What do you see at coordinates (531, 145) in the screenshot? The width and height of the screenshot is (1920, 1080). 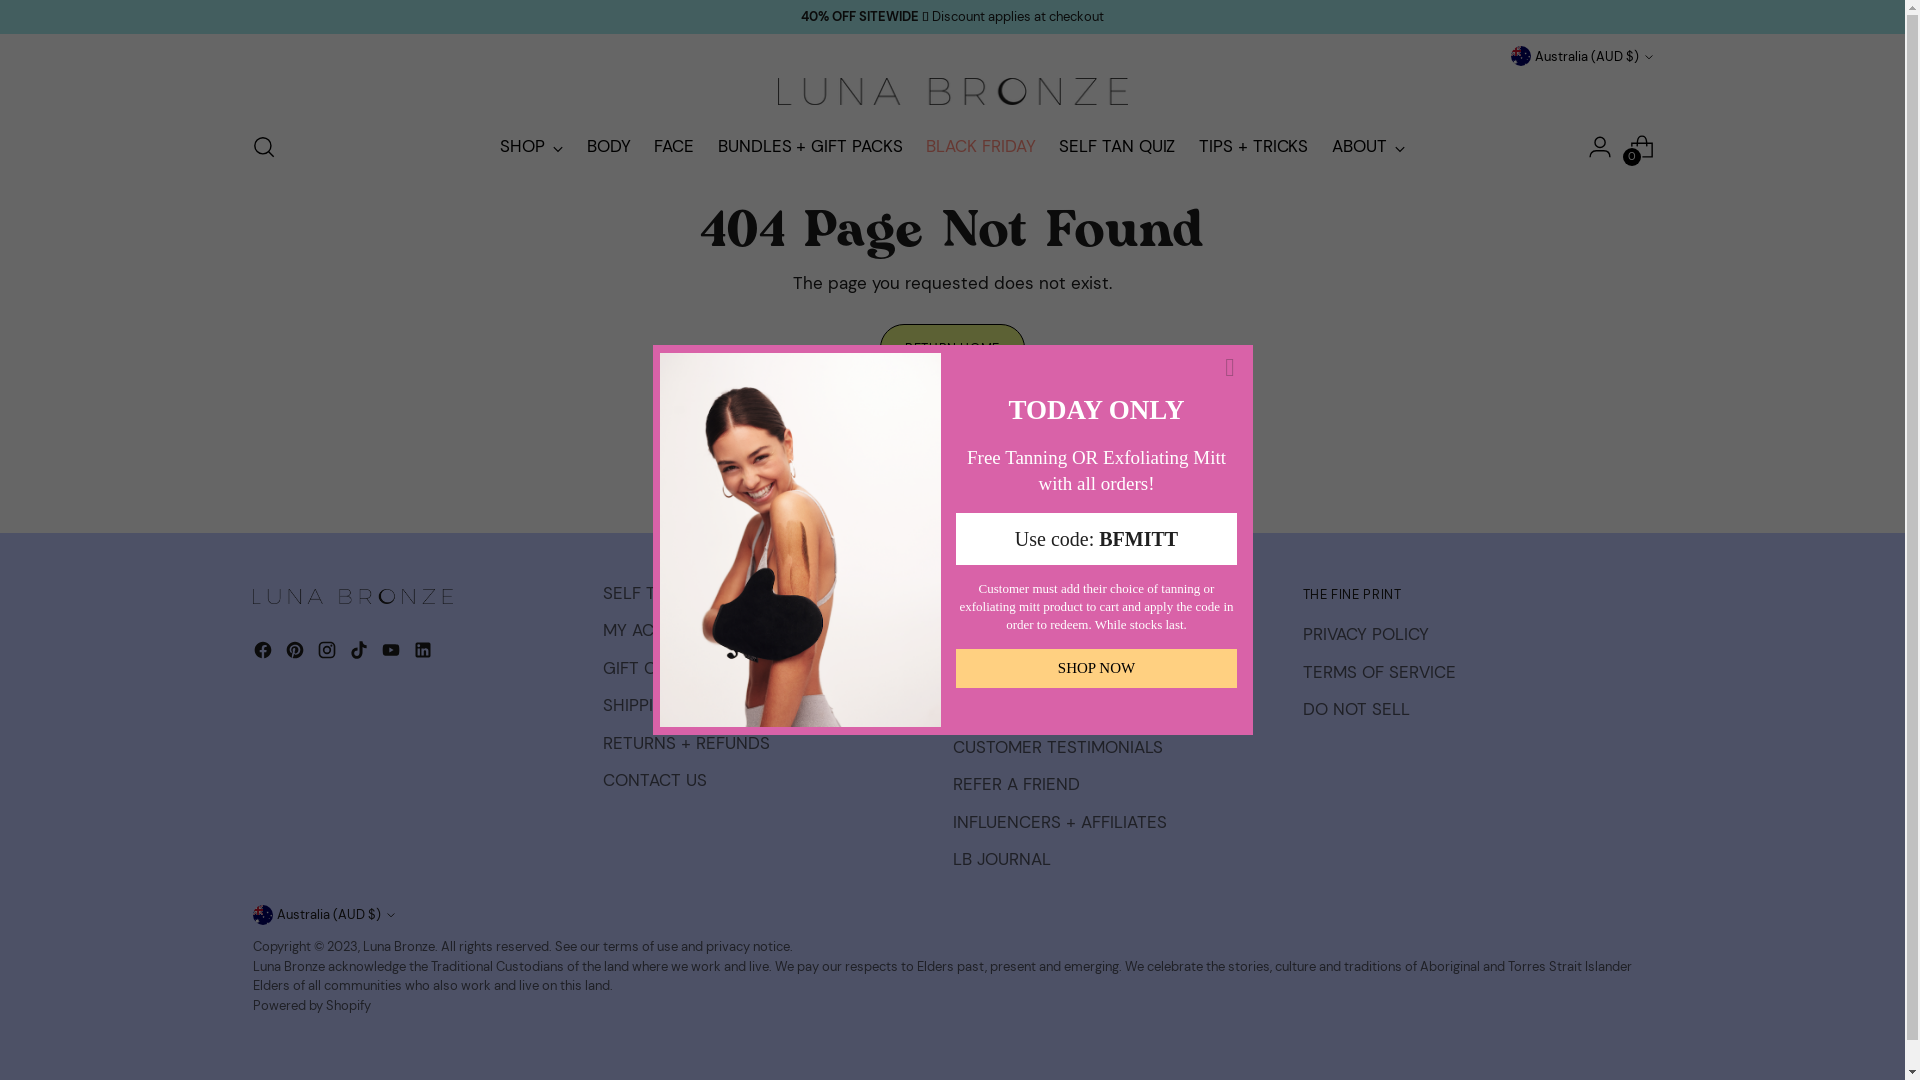 I see `'SHOP'` at bounding box center [531, 145].